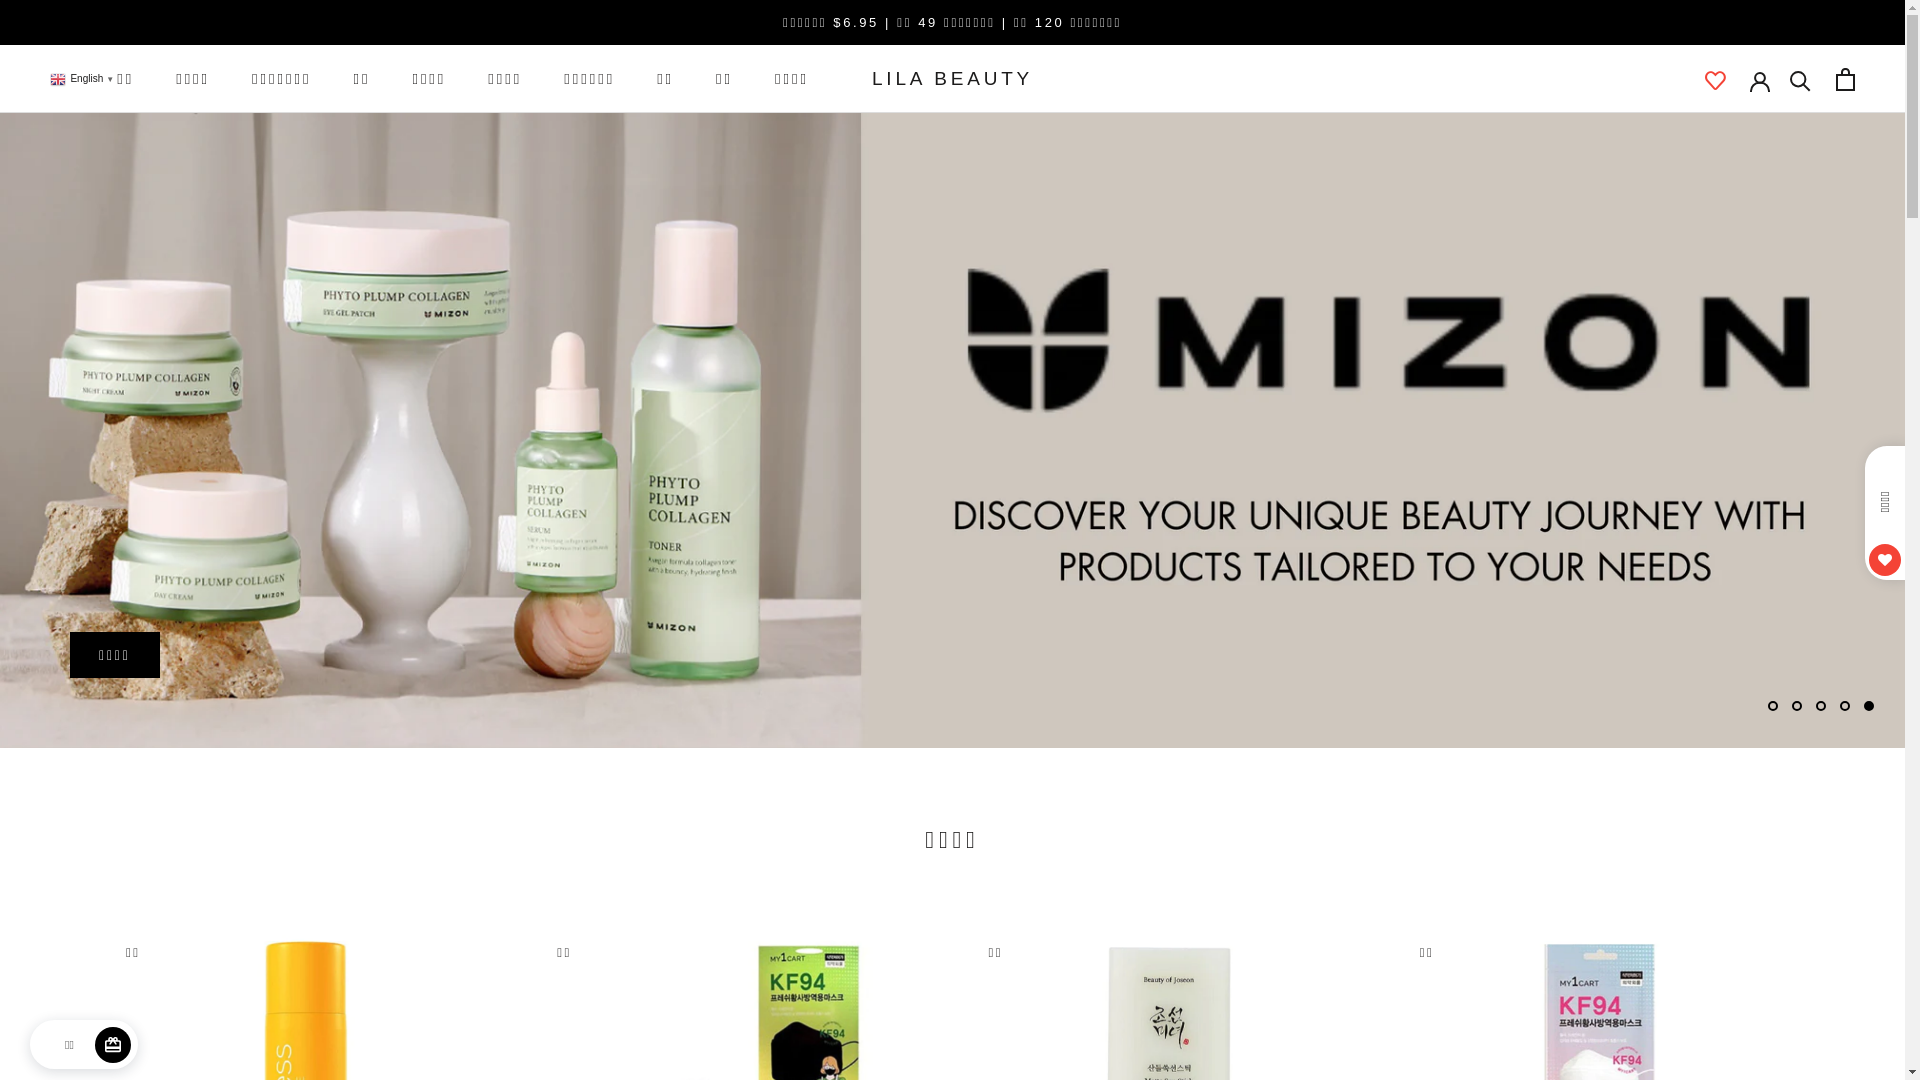 The width and height of the screenshot is (1920, 1080). What do you see at coordinates (872, 77) in the screenshot?
I see `'LILA BEAUTY'` at bounding box center [872, 77].